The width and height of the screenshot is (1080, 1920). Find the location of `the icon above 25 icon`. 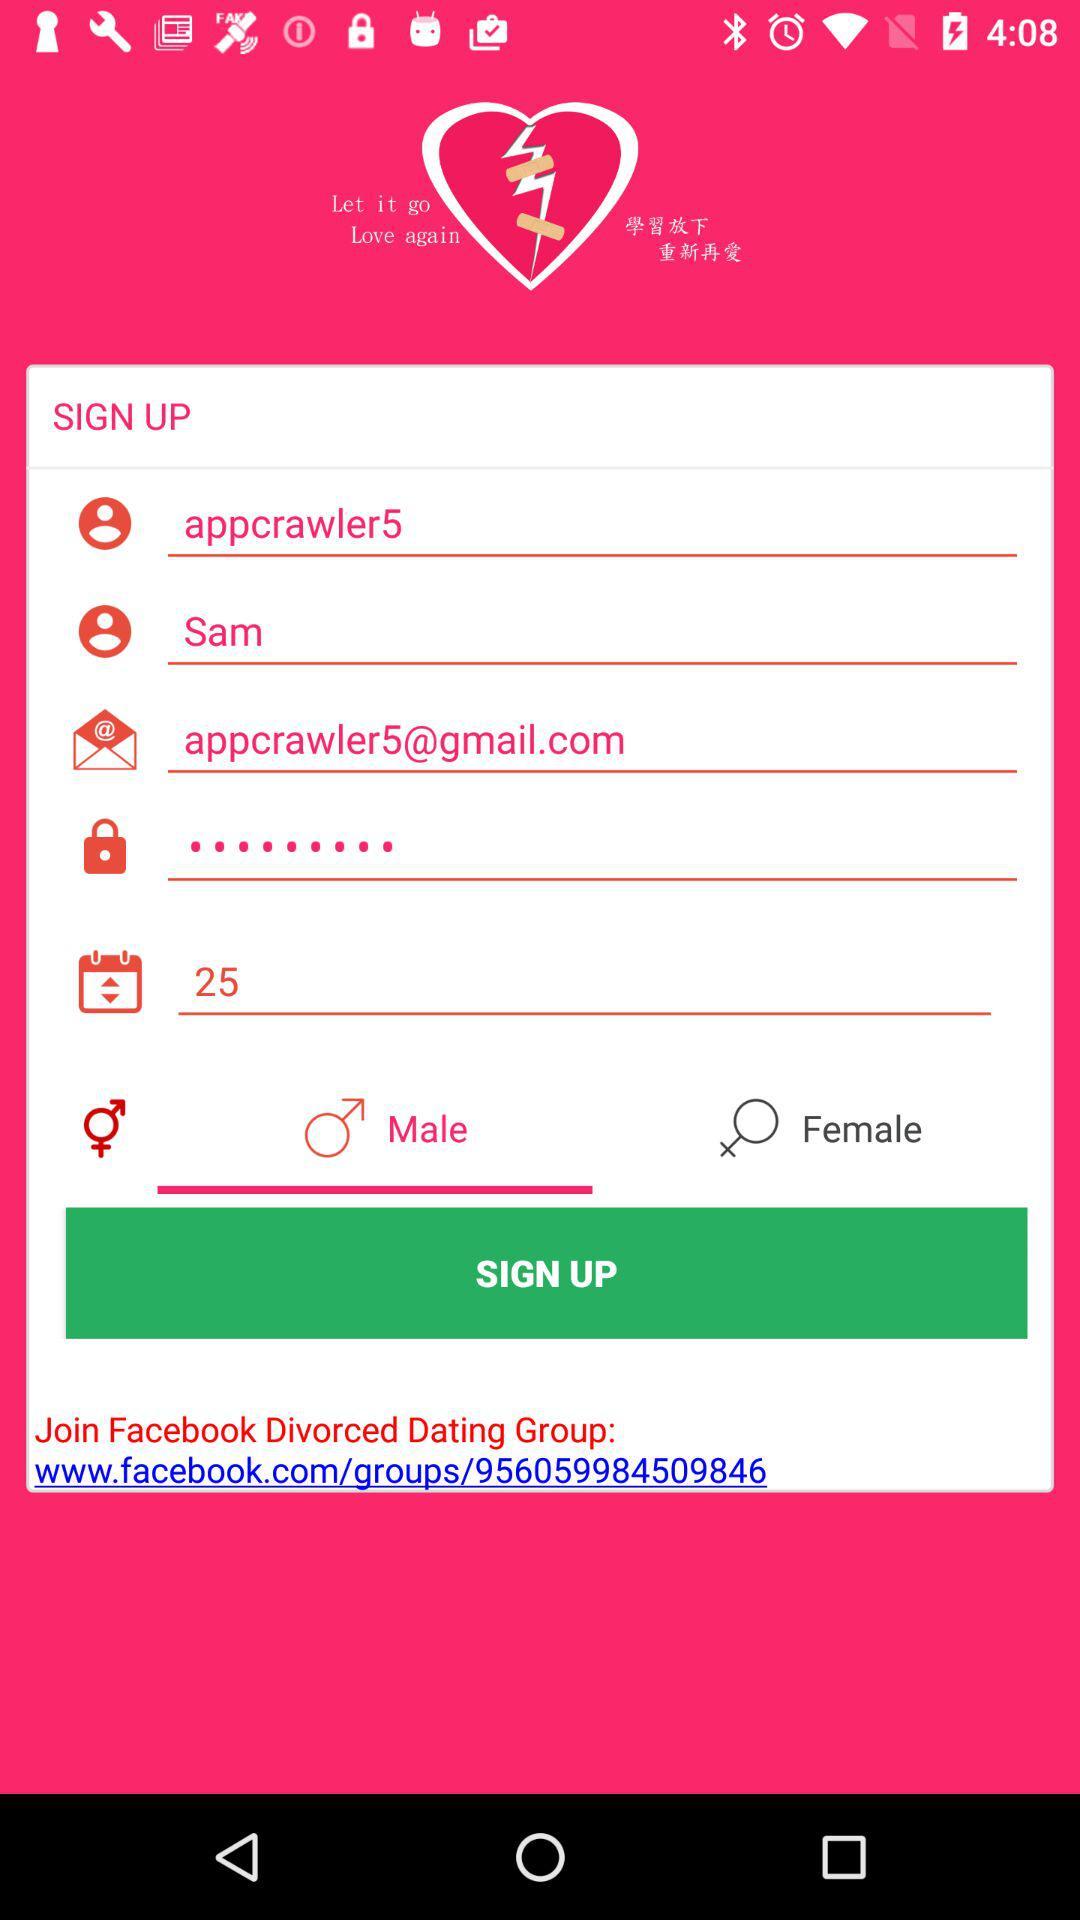

the icon above 25 icon is located at coordinates (591, 847).